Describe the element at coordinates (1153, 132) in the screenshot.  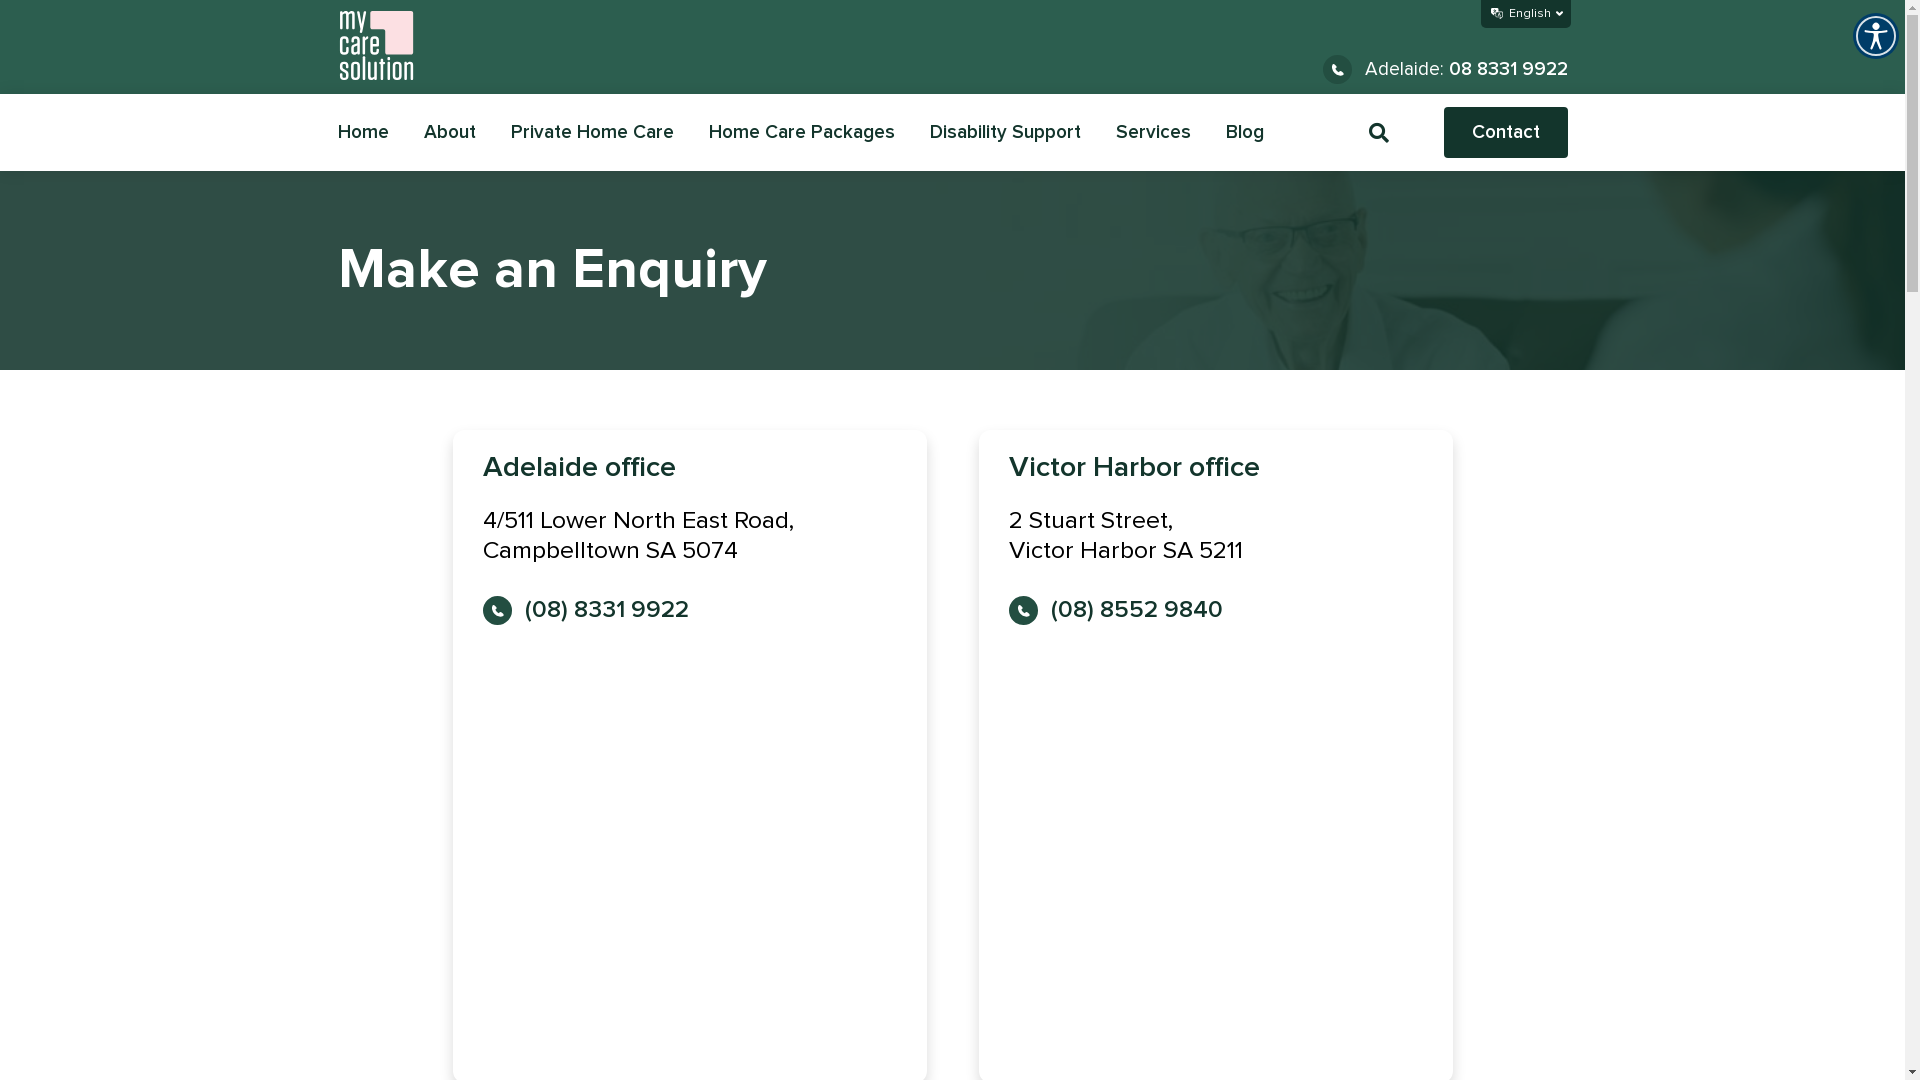
I see `'Services'` at that location.